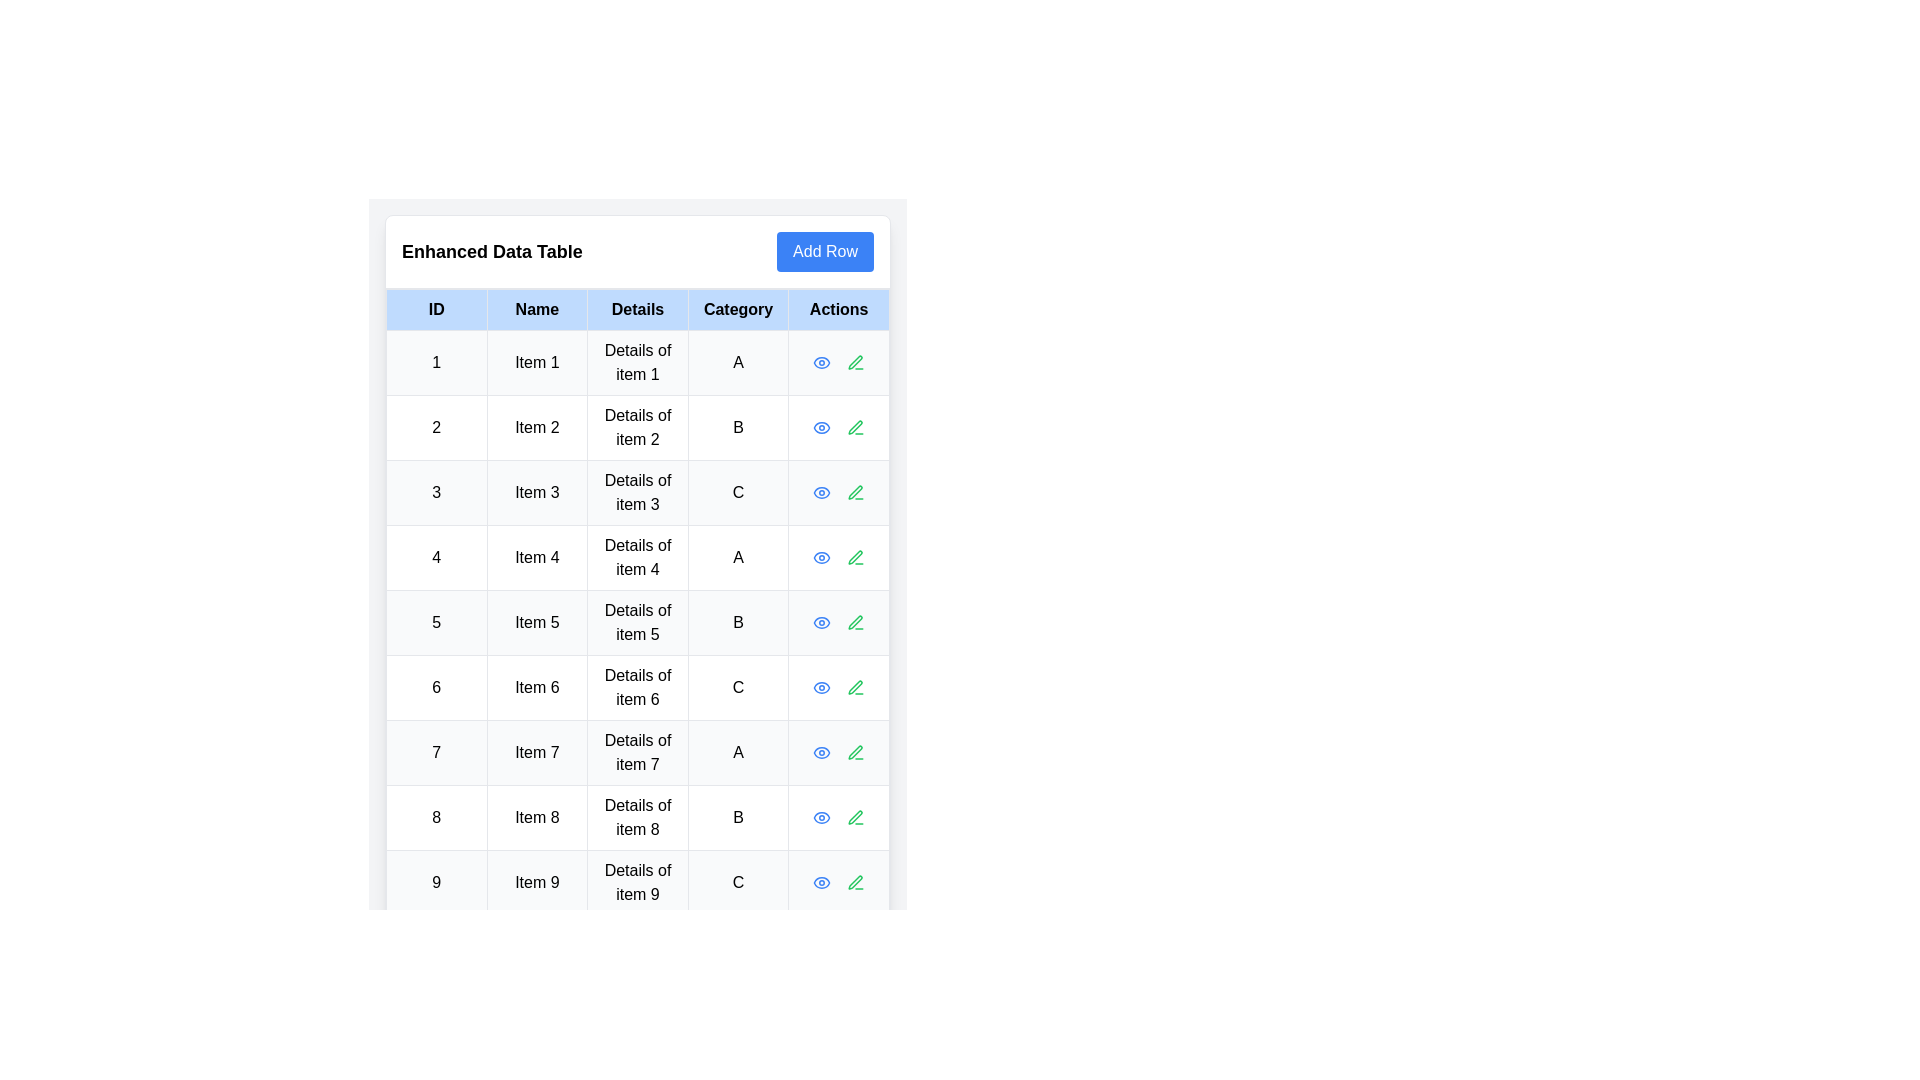  I want to click on the static Text display cell for the name attribute of the eighth entry in the table, located in the second column titled 'Name', so click(537, 817).